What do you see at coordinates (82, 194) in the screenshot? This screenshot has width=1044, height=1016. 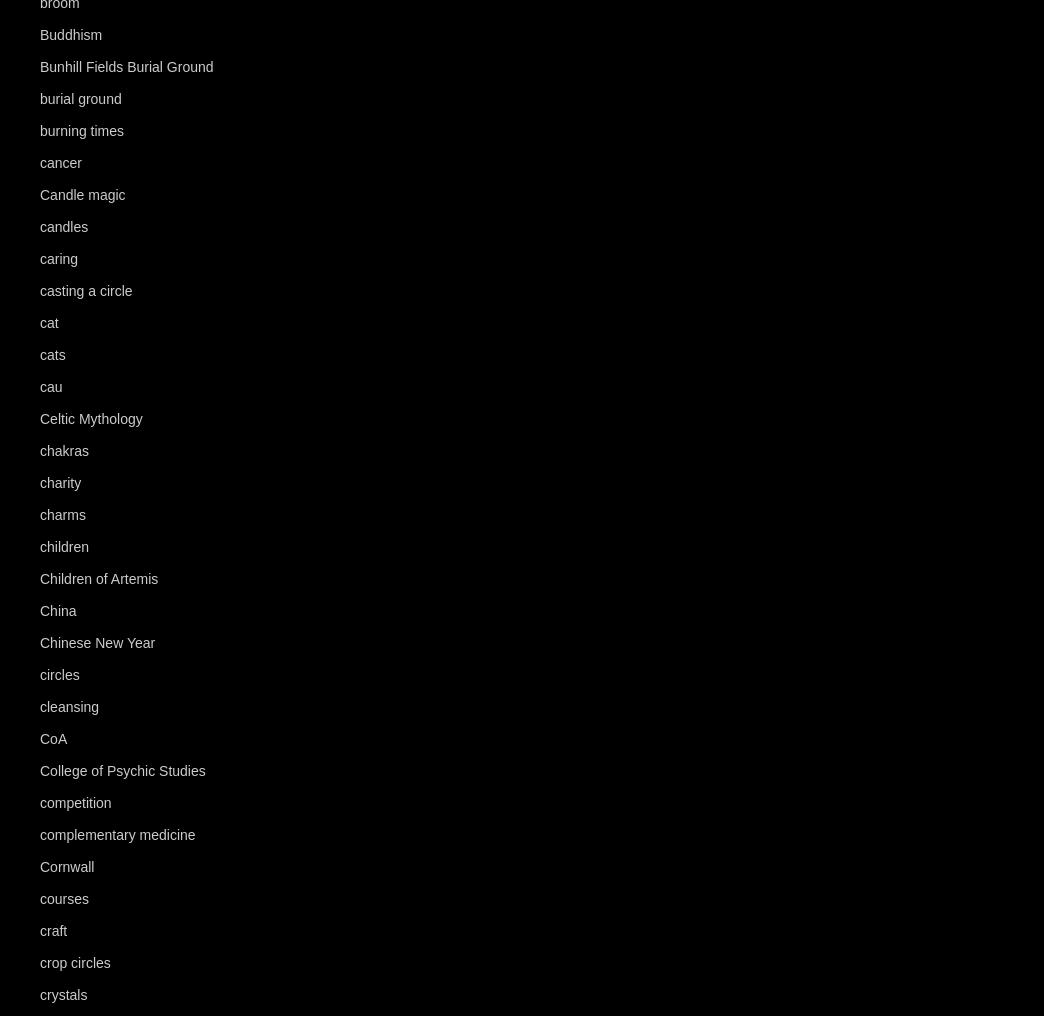 I see `'Candle magic'` at bounding box center [82, 194].